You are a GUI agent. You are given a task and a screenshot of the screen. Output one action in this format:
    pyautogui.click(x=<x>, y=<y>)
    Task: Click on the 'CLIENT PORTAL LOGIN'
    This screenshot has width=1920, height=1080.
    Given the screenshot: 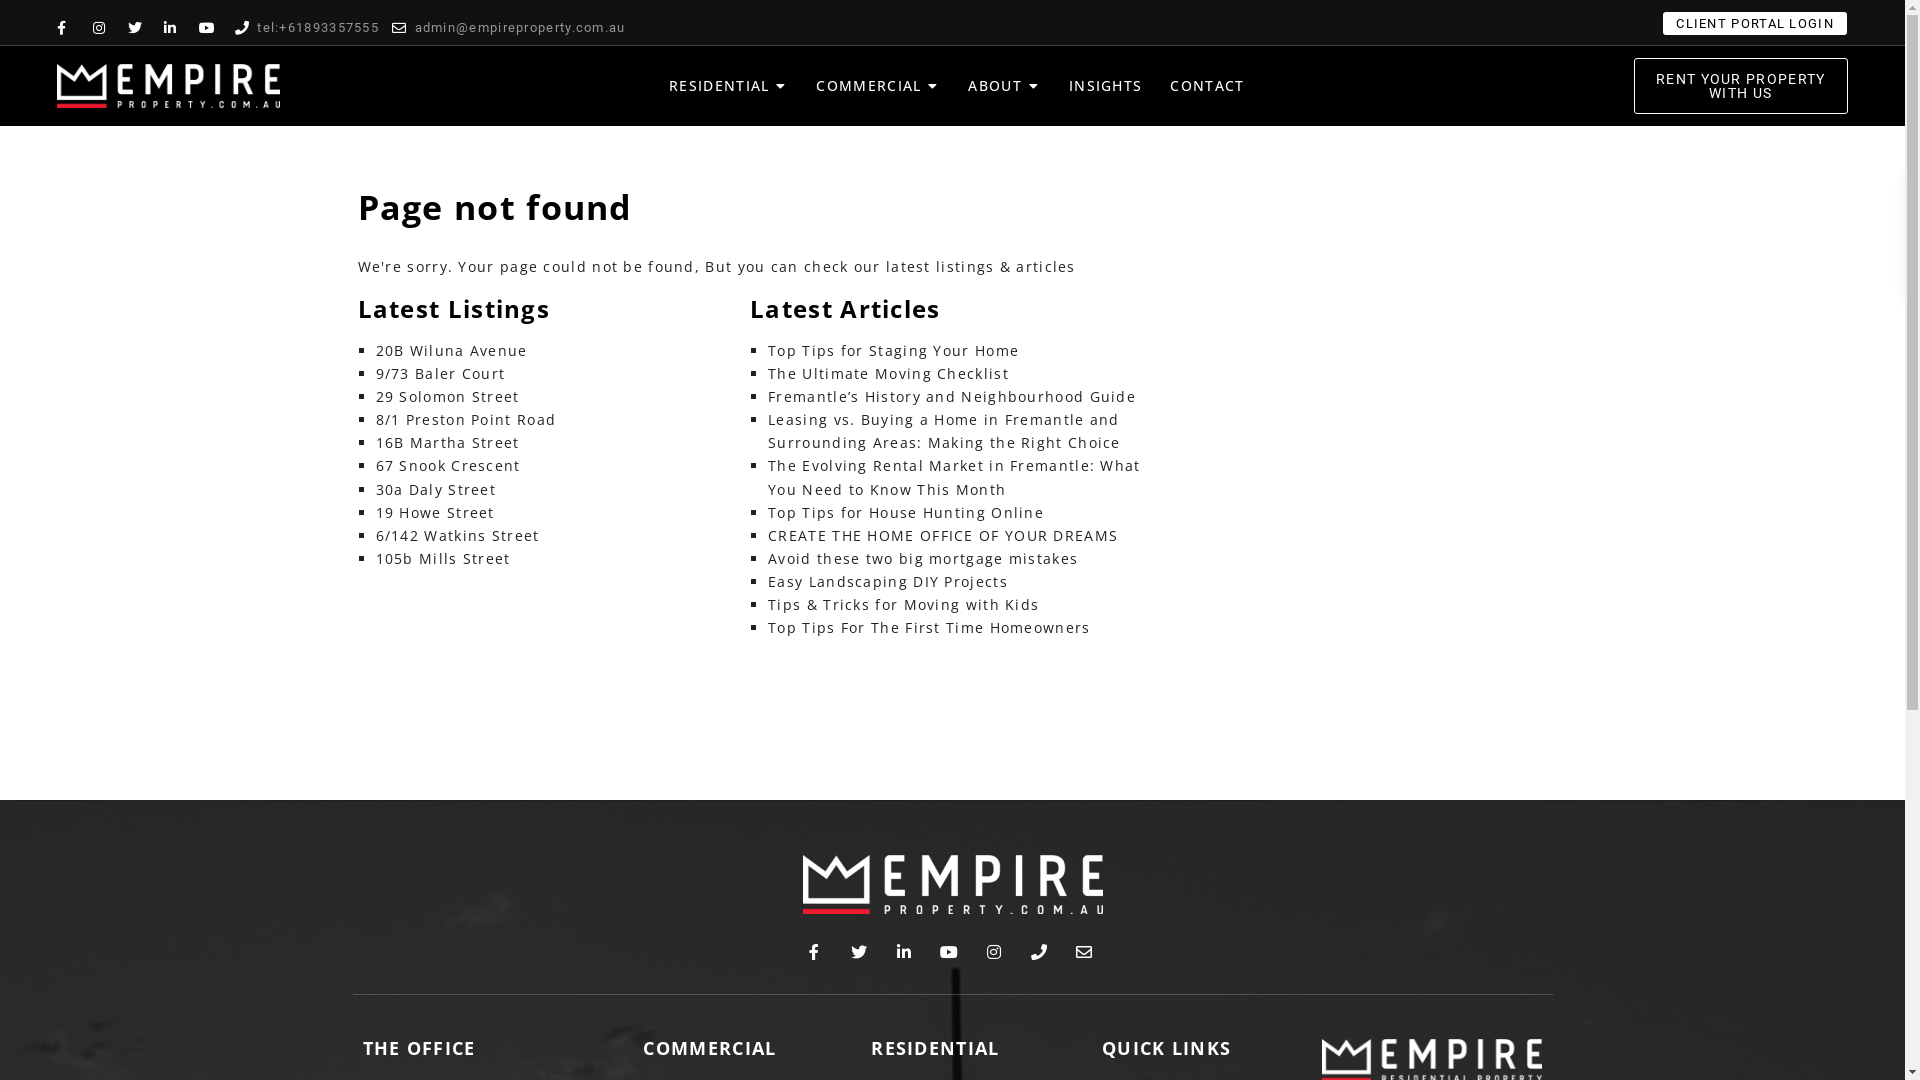 What is the action you would take?
    pyautogui.click(x=1754, y=23)
    